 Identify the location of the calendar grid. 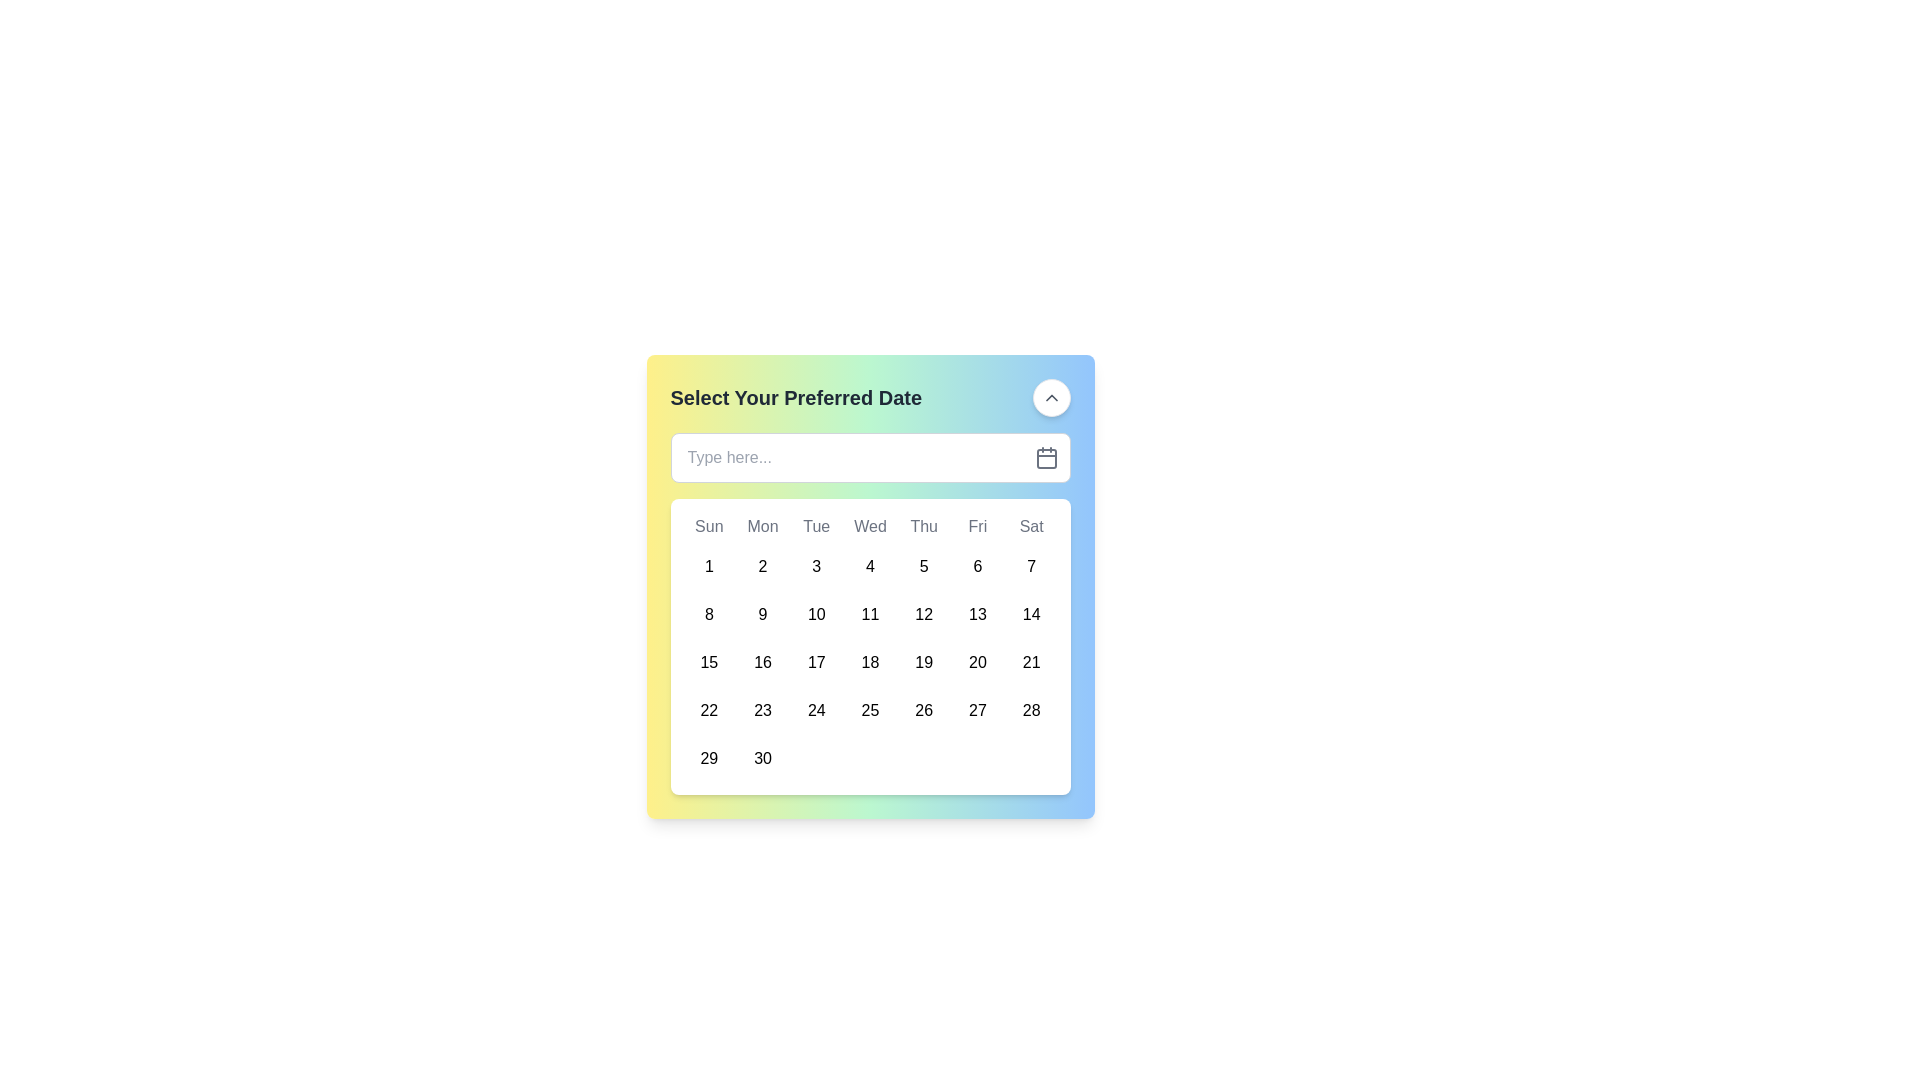
(870, 647).